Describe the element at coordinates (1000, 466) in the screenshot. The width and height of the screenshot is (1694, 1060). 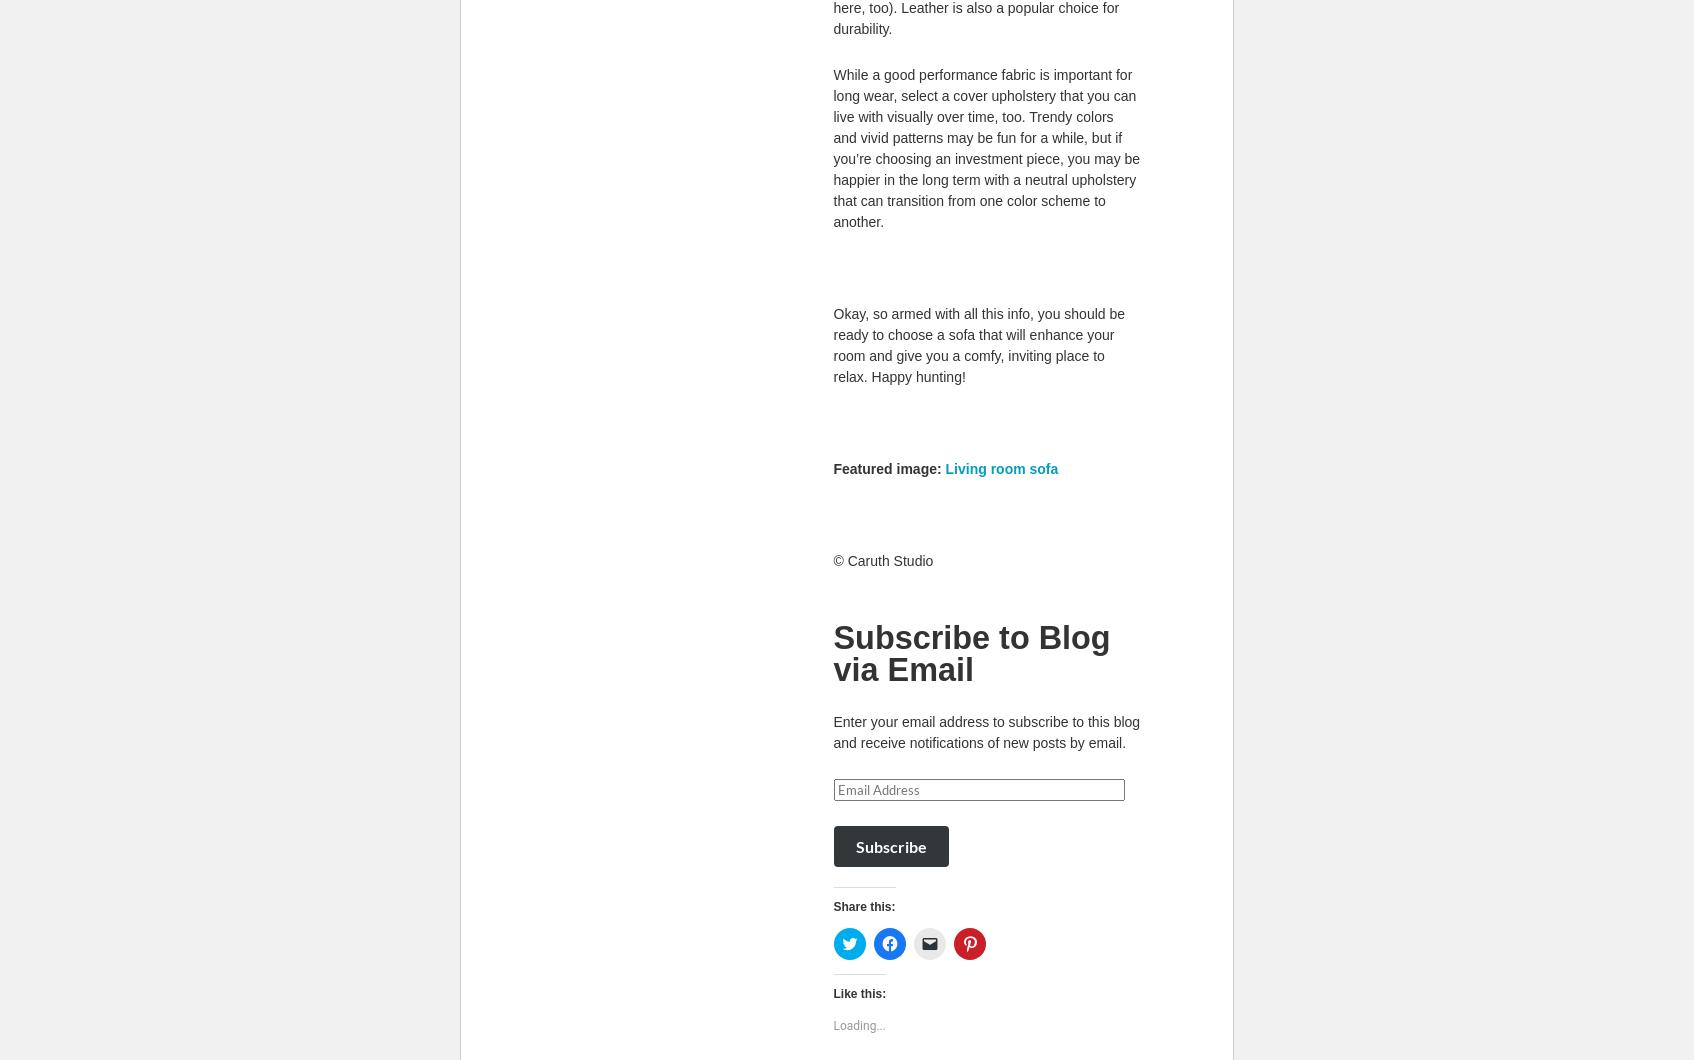
I see `'Living room sofa'` at that location.